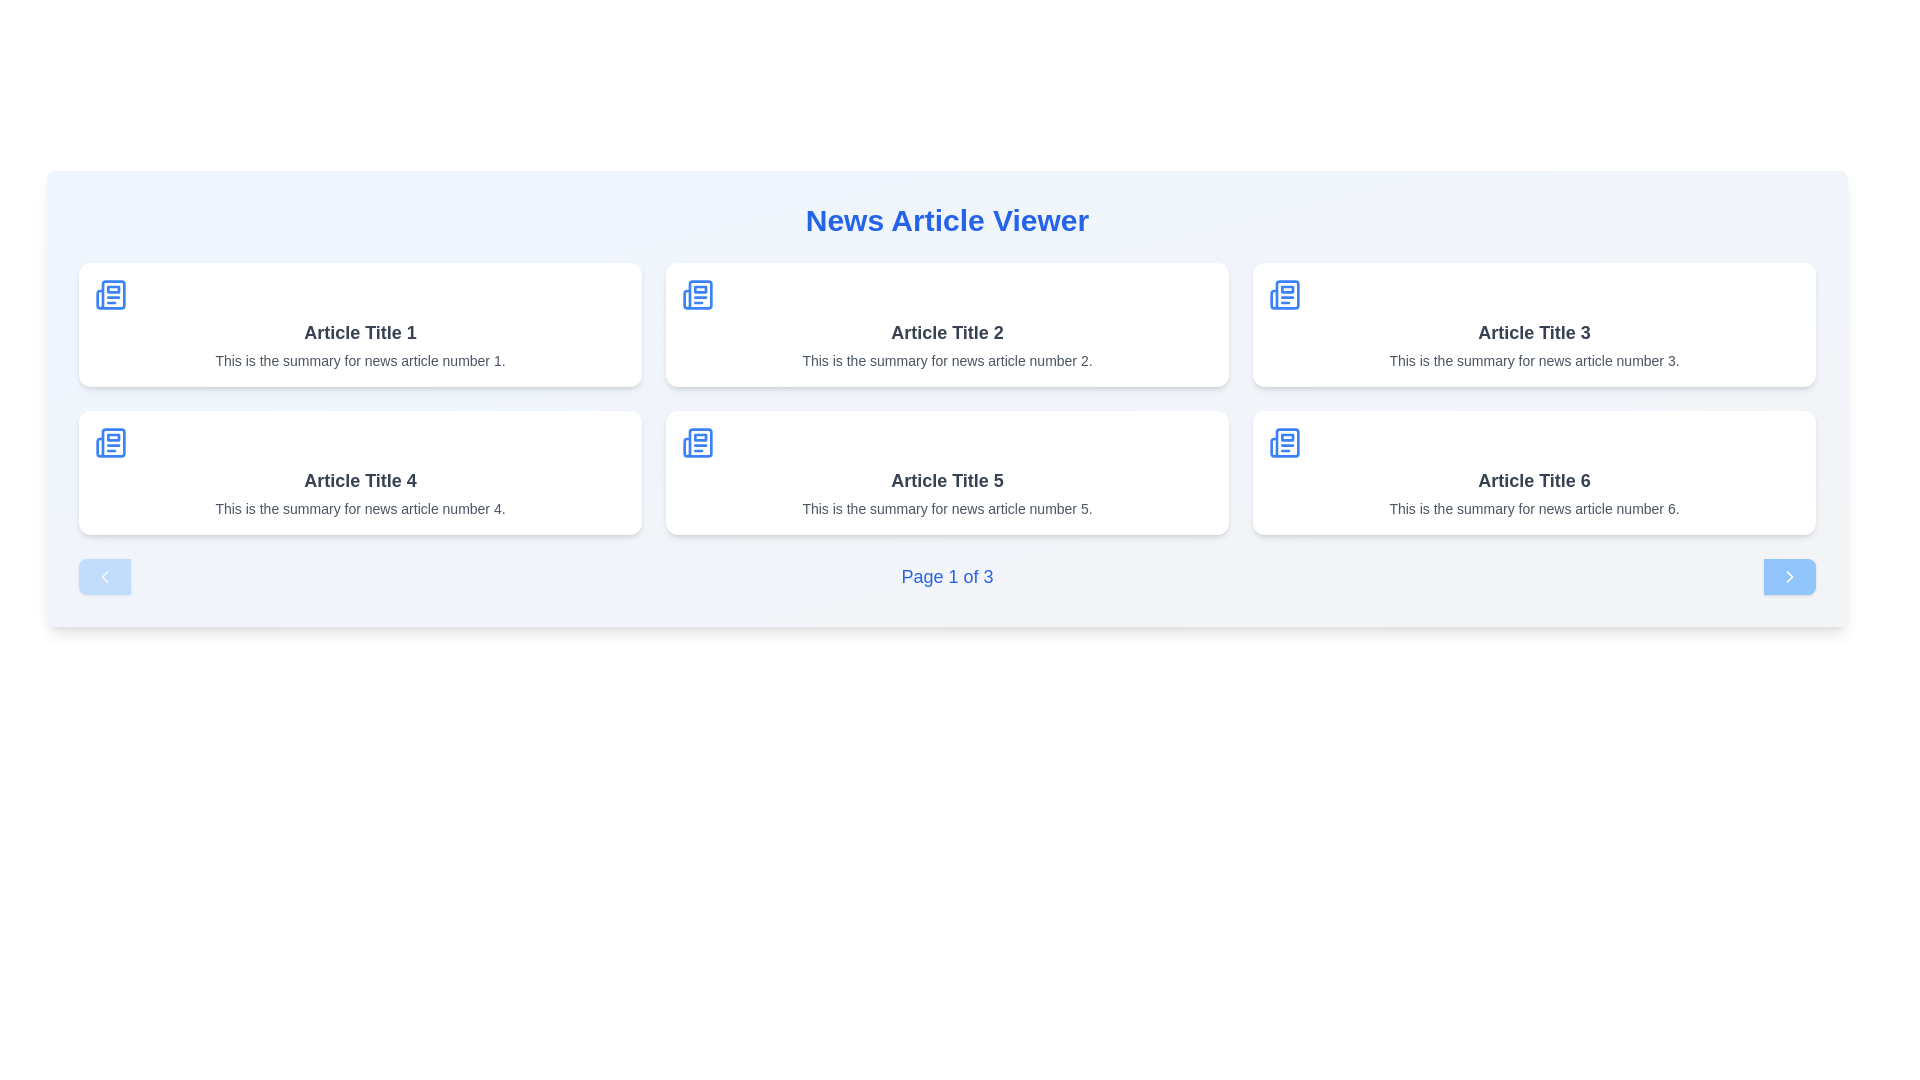  I want to click on small gray text located below the bold title 'Article Title 6' in the article card, so click(1533, 508).